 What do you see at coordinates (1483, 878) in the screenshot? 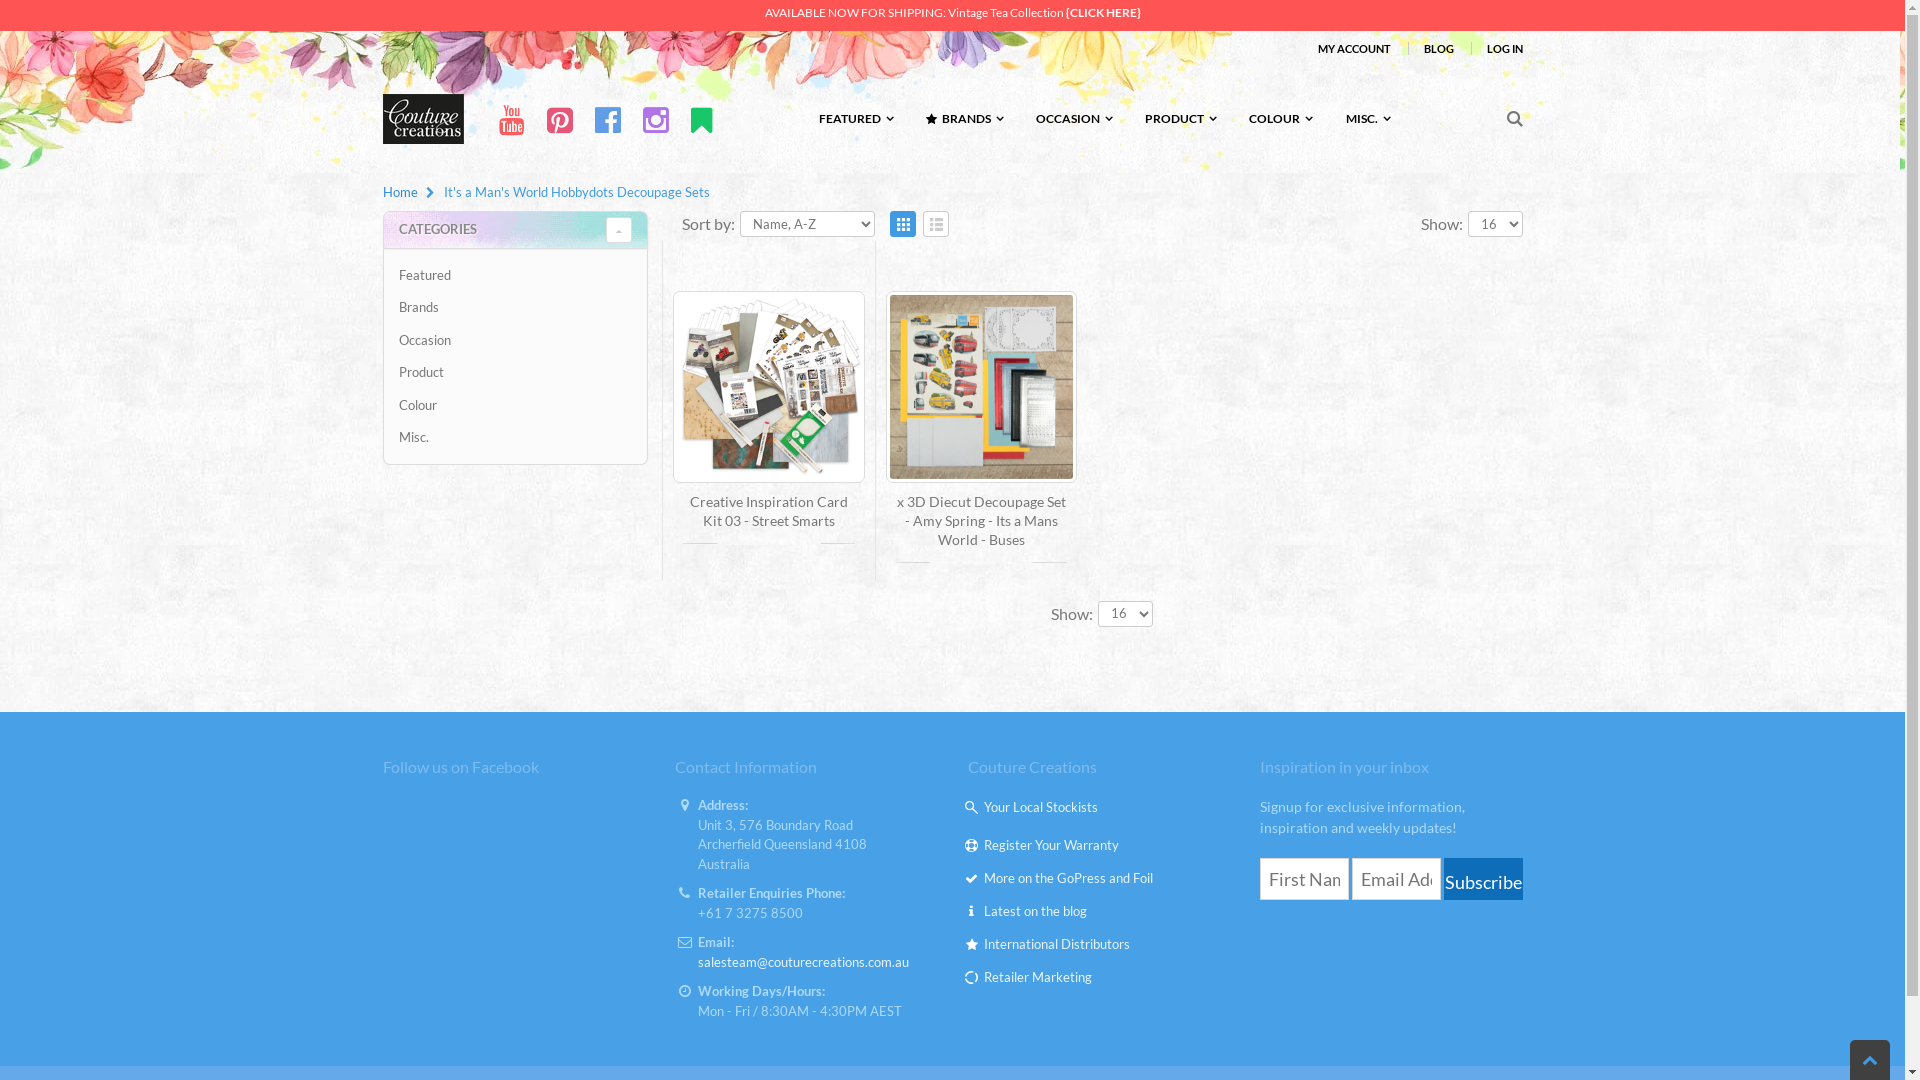
I see `'Subscribe'` at bounding box center [1483, 878].